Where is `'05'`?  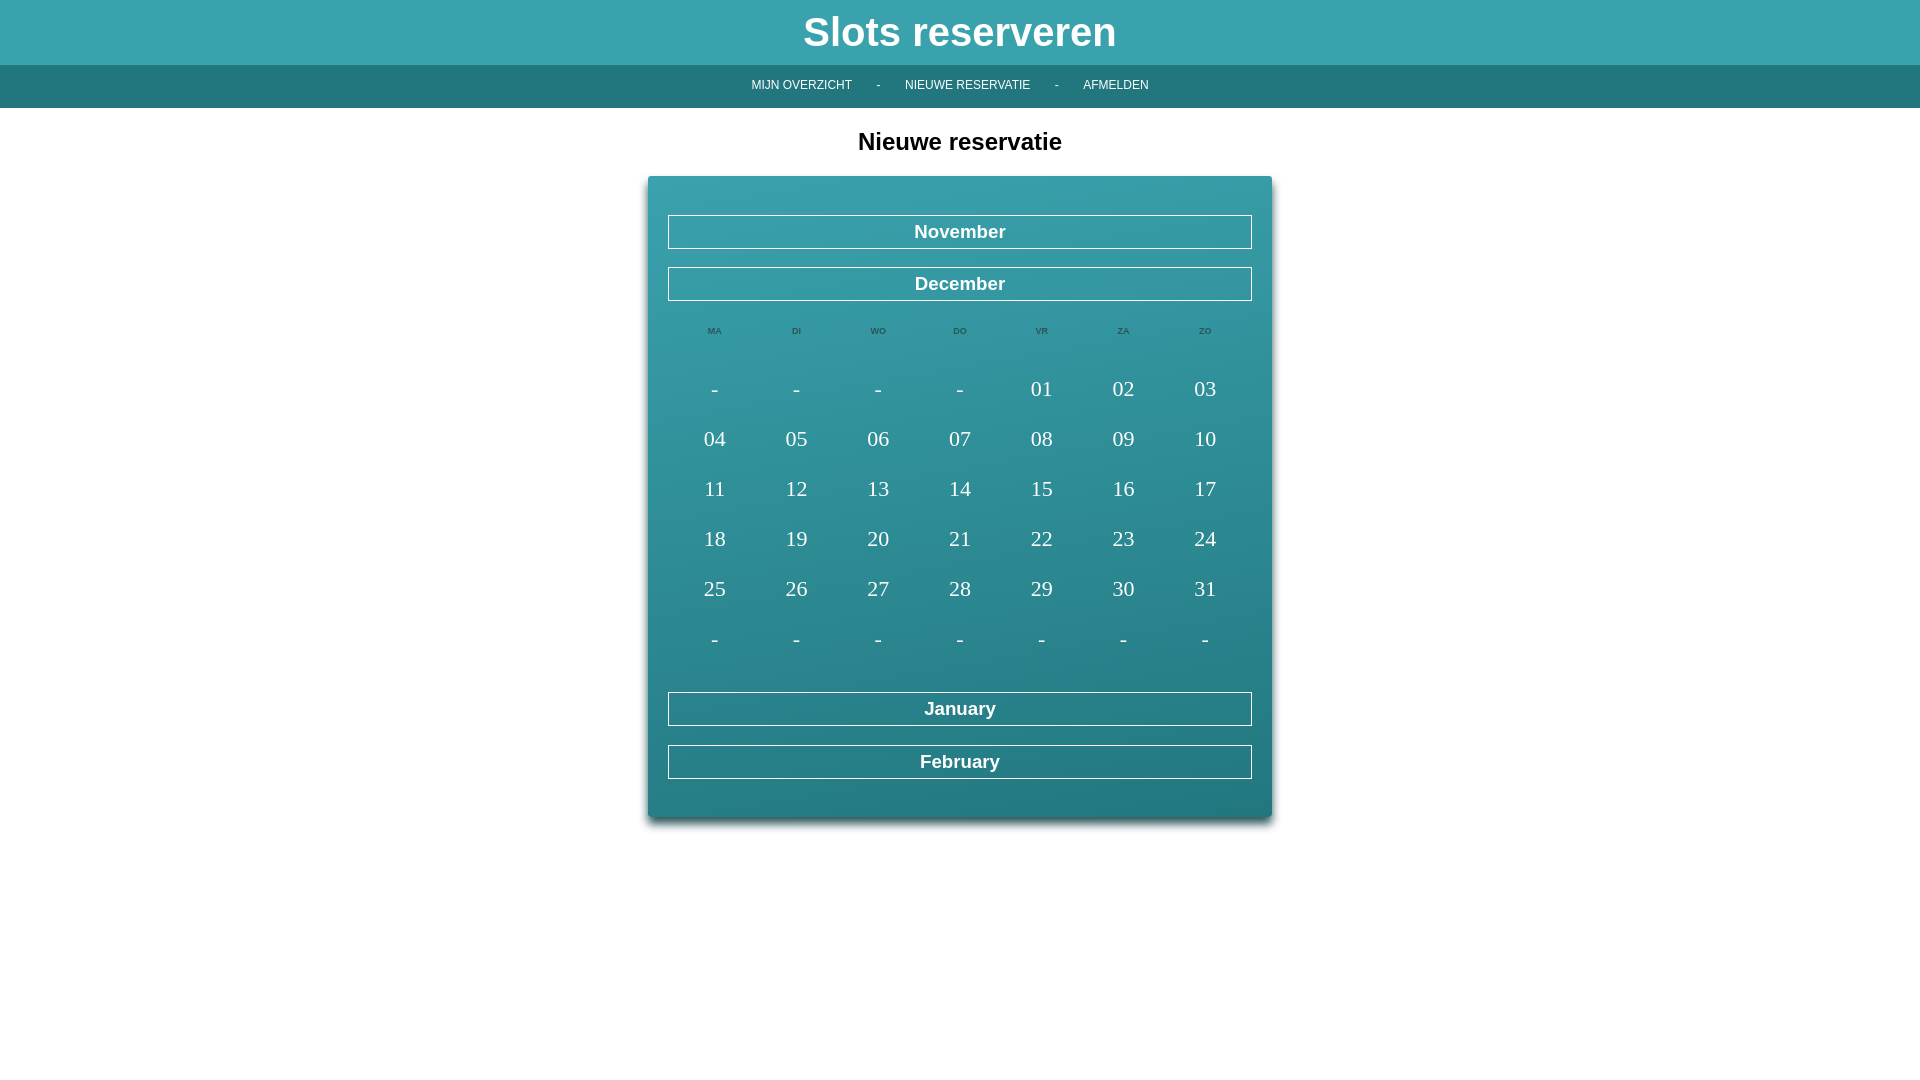 '05' is located at coordinates (795, 439).